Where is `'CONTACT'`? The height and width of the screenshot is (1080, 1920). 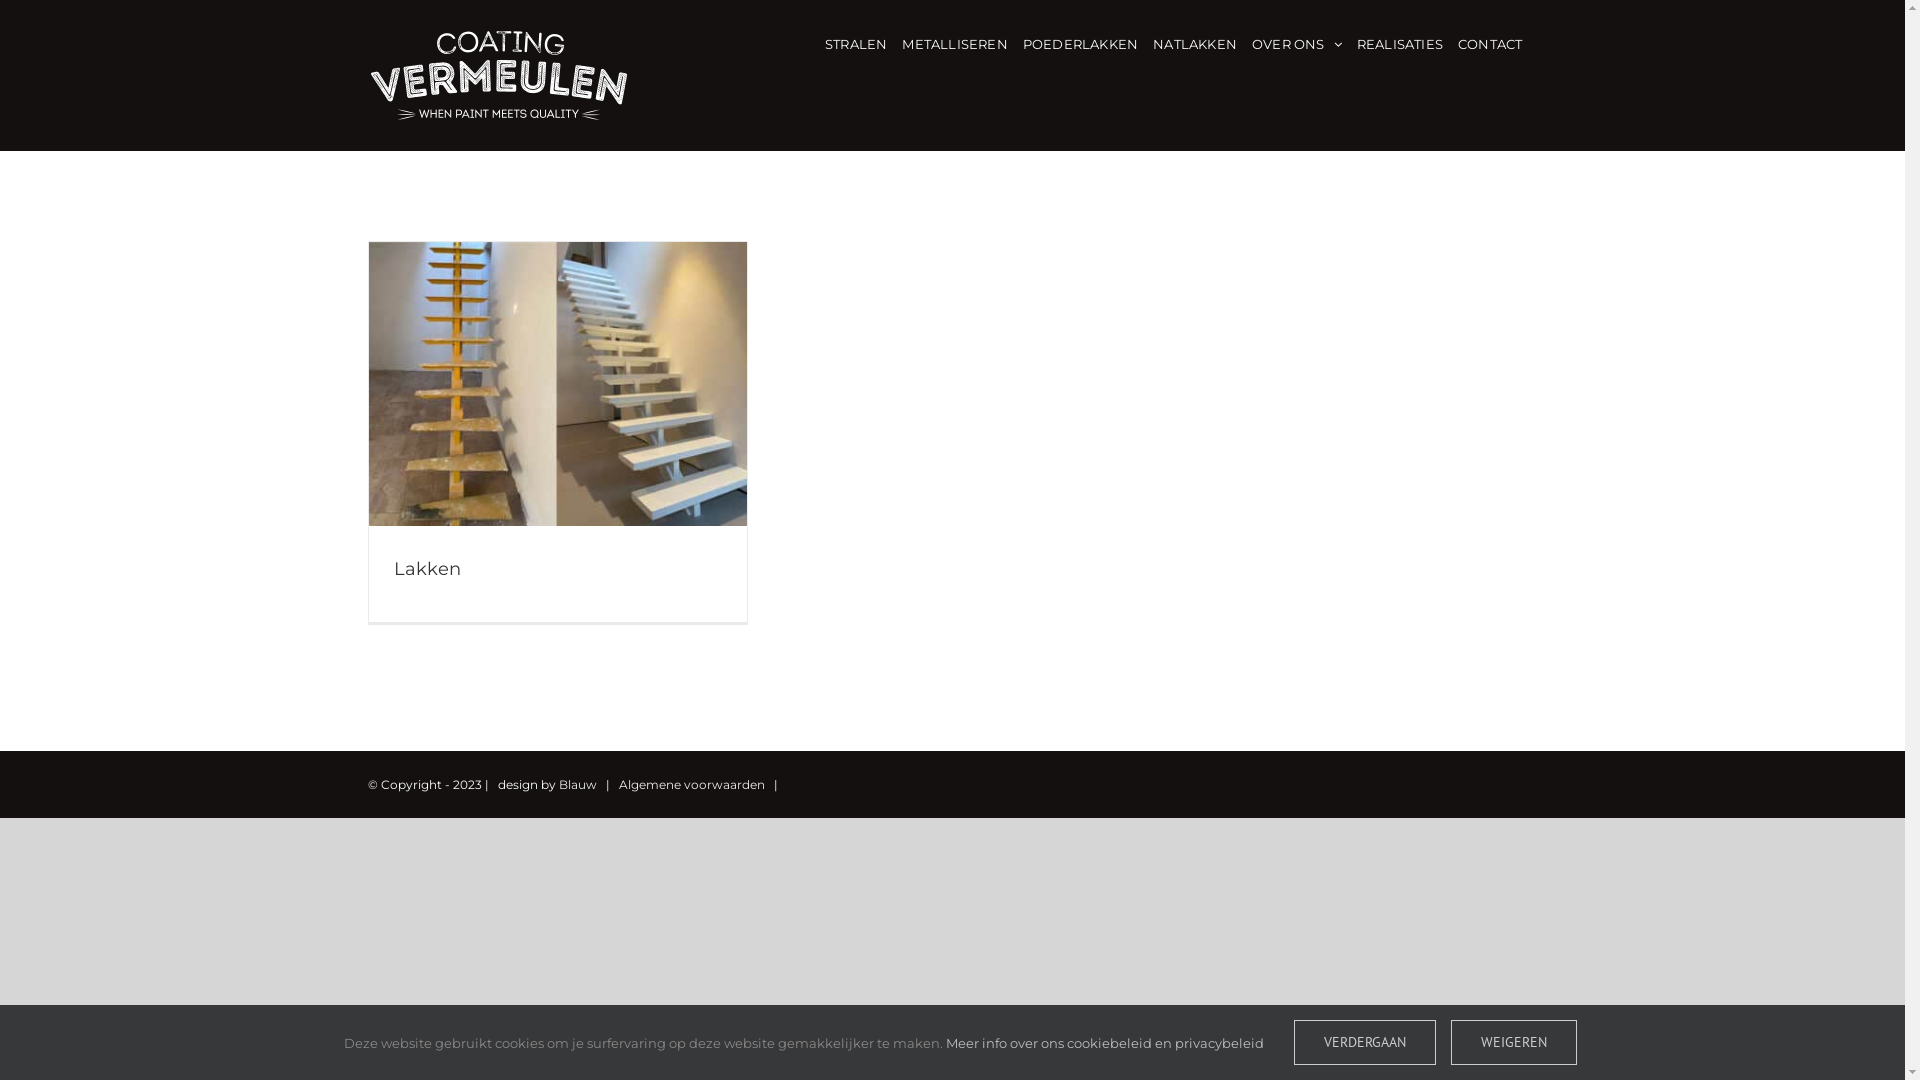
'CONTACT' is located at coordinates (1489, 42).